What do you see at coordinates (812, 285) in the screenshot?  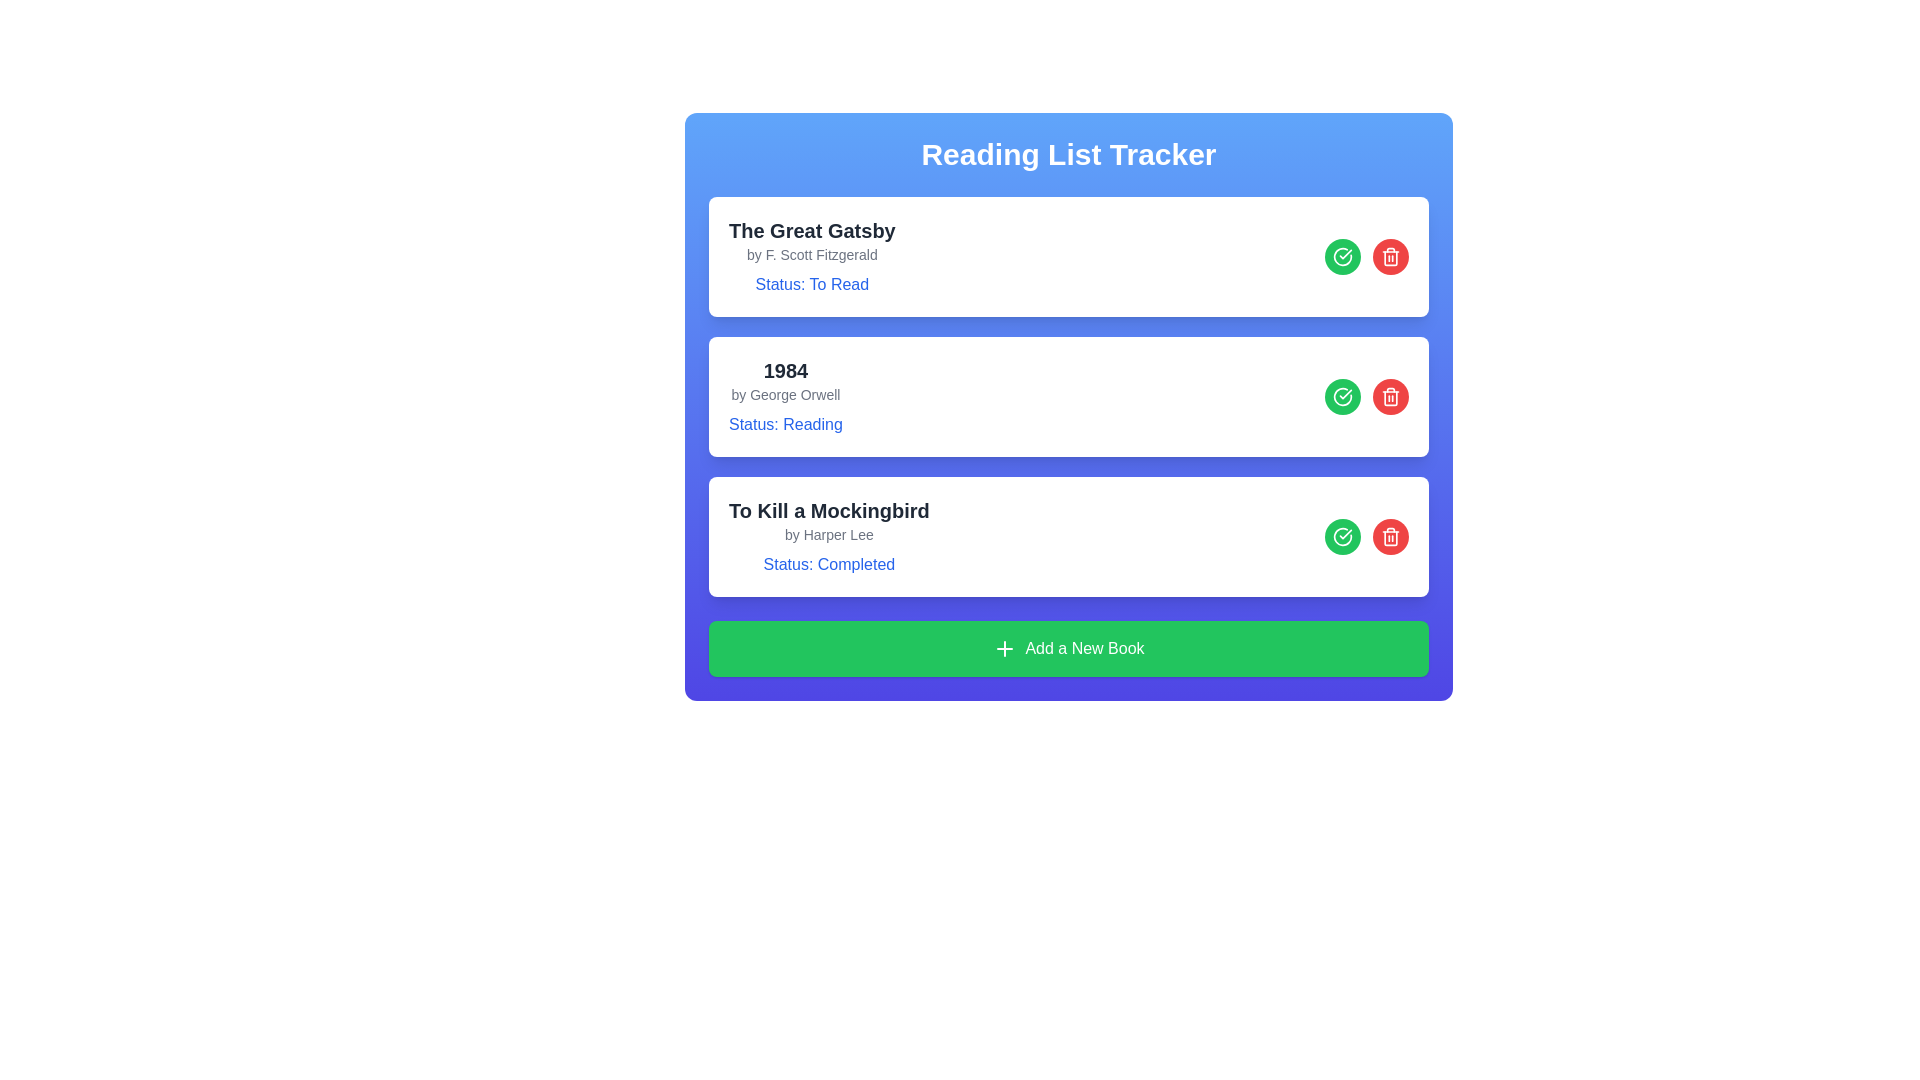 I see `status indicator text label for the book 'The Great Gatsby', which indicates it is marked as 'To Read'` at bounding box center [812, 285].